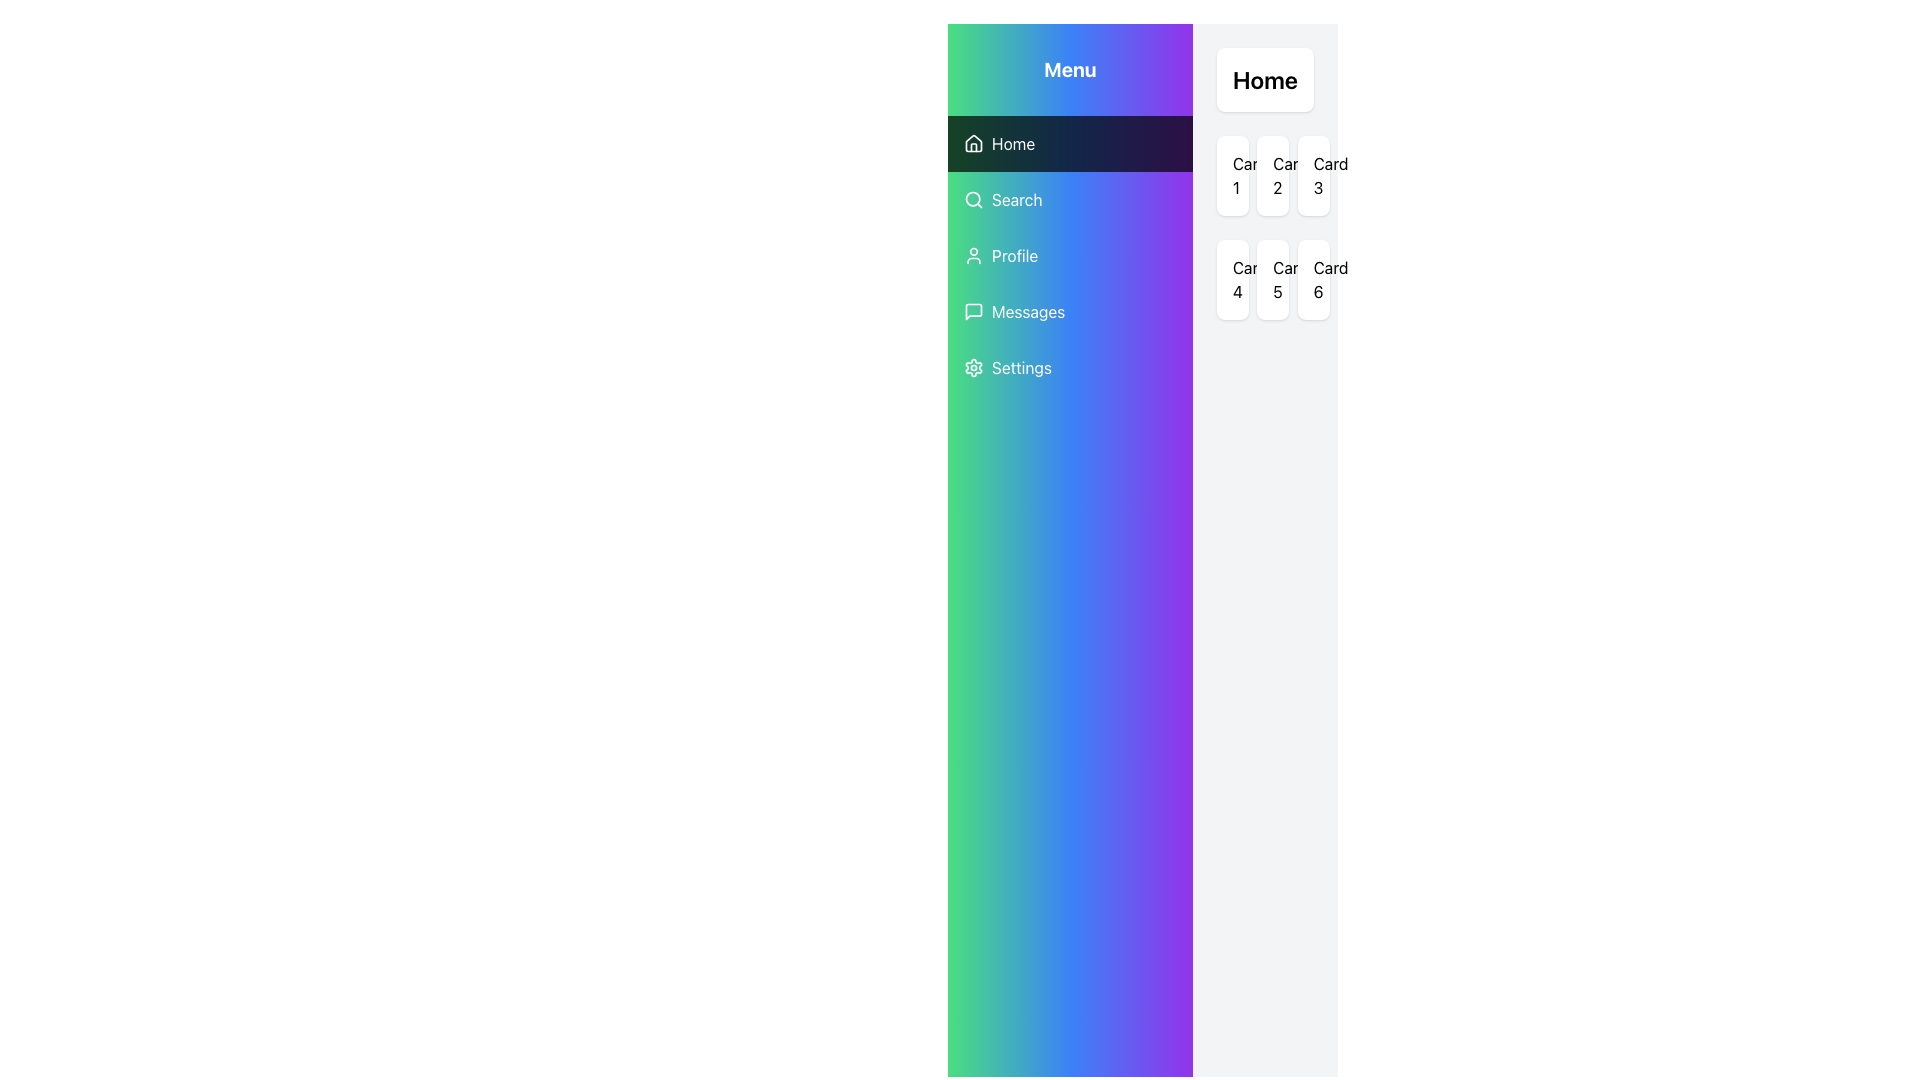 The width and height of the screenshot is (1920, 1080). Describe the element at coordinates (1069, 68) in the screenshot. I see `the centered text component labeled 'Menu' displayed in bold font at the top of the sidebar with a gradient background transitioning from green to purple` at that location.